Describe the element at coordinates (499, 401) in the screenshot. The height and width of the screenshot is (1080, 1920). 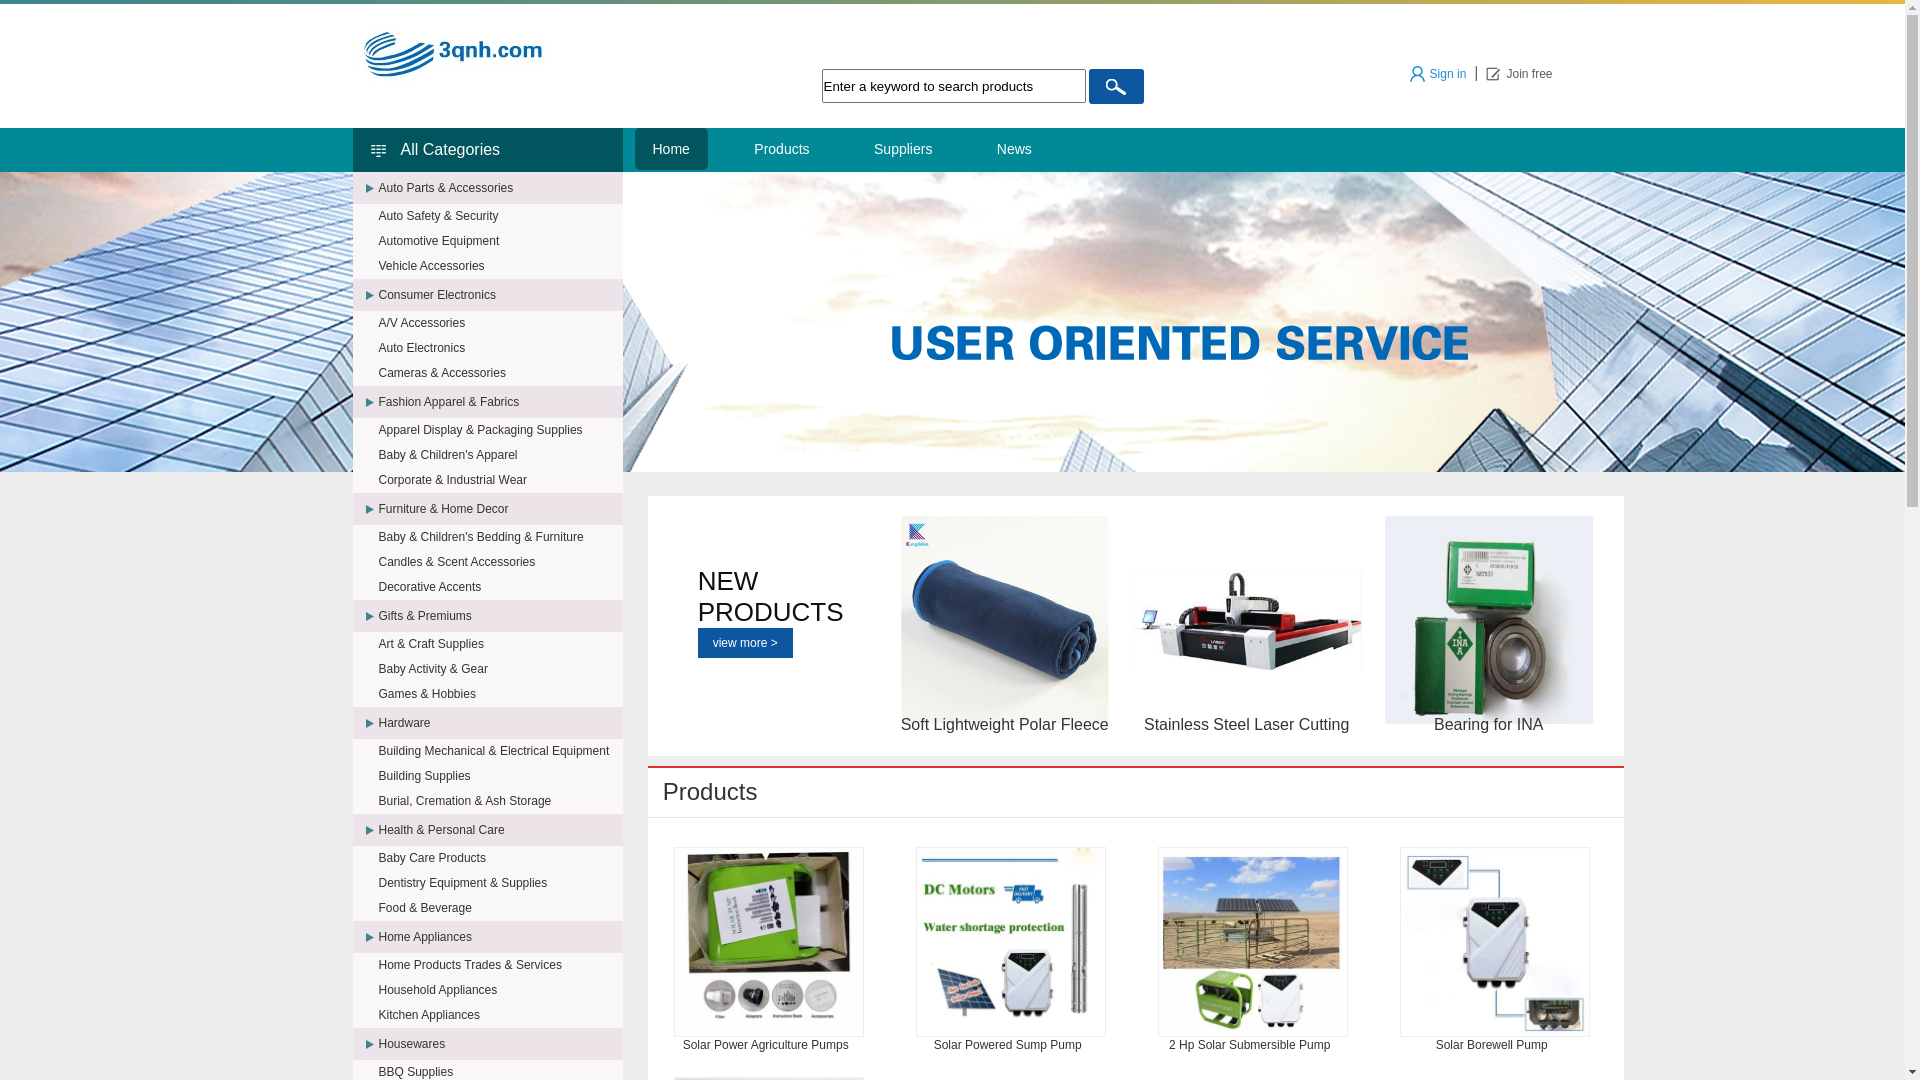
I see `'Fashion Apparel & Fabrics'` at that location.